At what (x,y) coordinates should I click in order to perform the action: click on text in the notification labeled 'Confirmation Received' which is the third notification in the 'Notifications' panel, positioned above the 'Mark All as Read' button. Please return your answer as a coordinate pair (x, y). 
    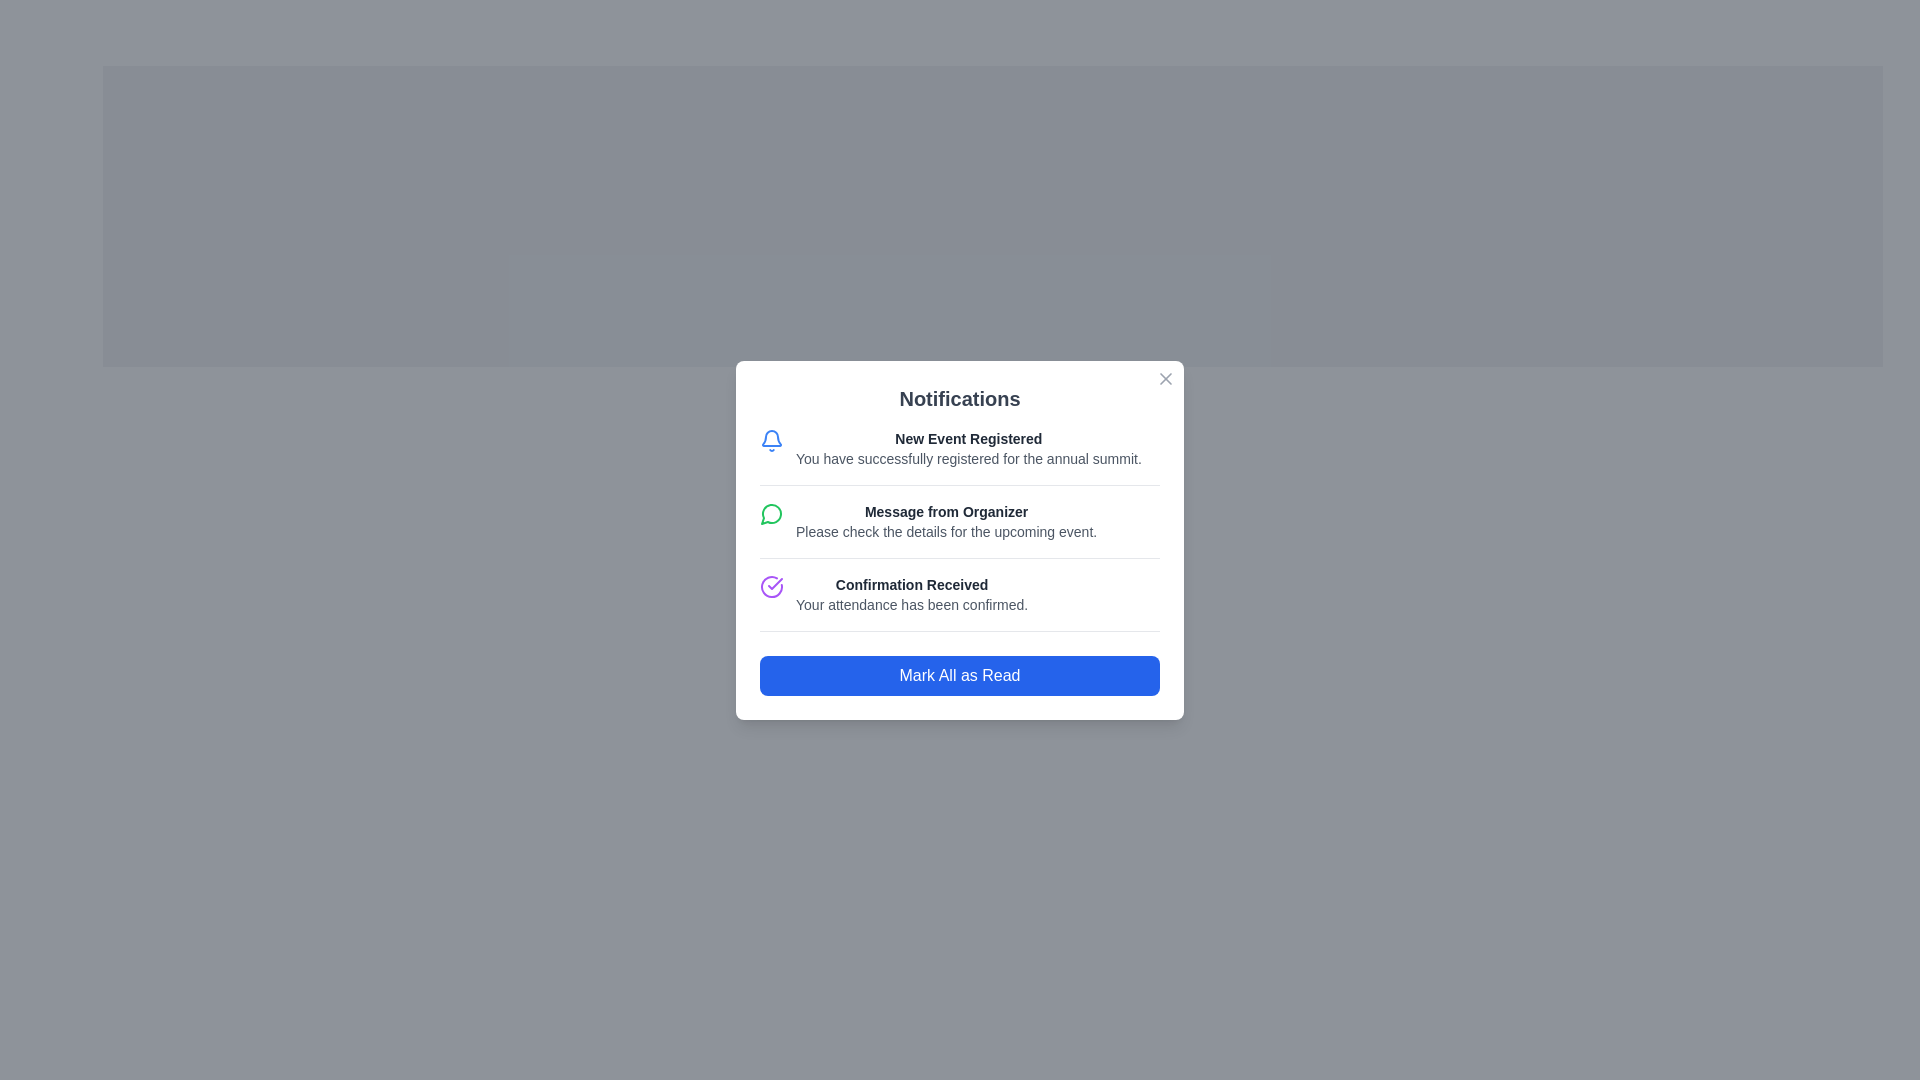
    Looking at the image, I should click on (911, 593).